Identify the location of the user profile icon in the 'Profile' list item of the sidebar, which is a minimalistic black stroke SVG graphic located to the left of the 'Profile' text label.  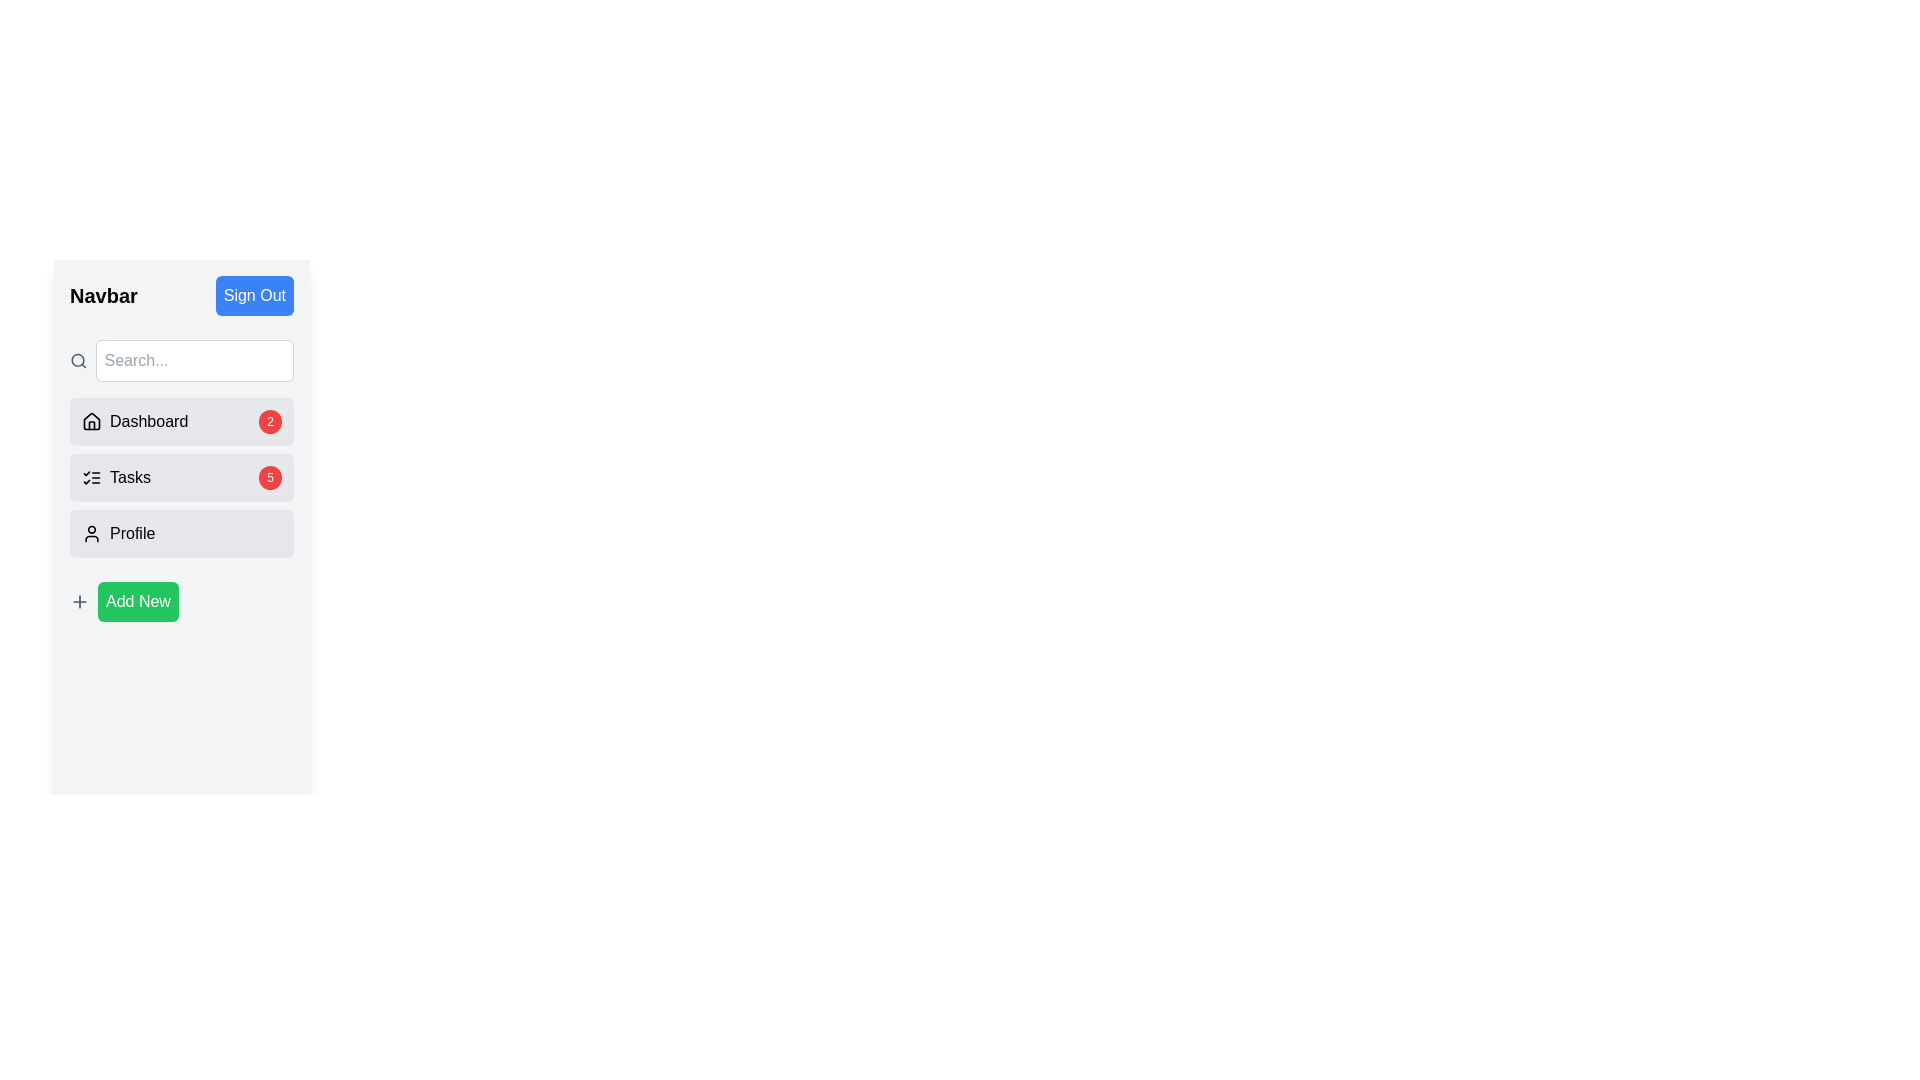
(90, 532).